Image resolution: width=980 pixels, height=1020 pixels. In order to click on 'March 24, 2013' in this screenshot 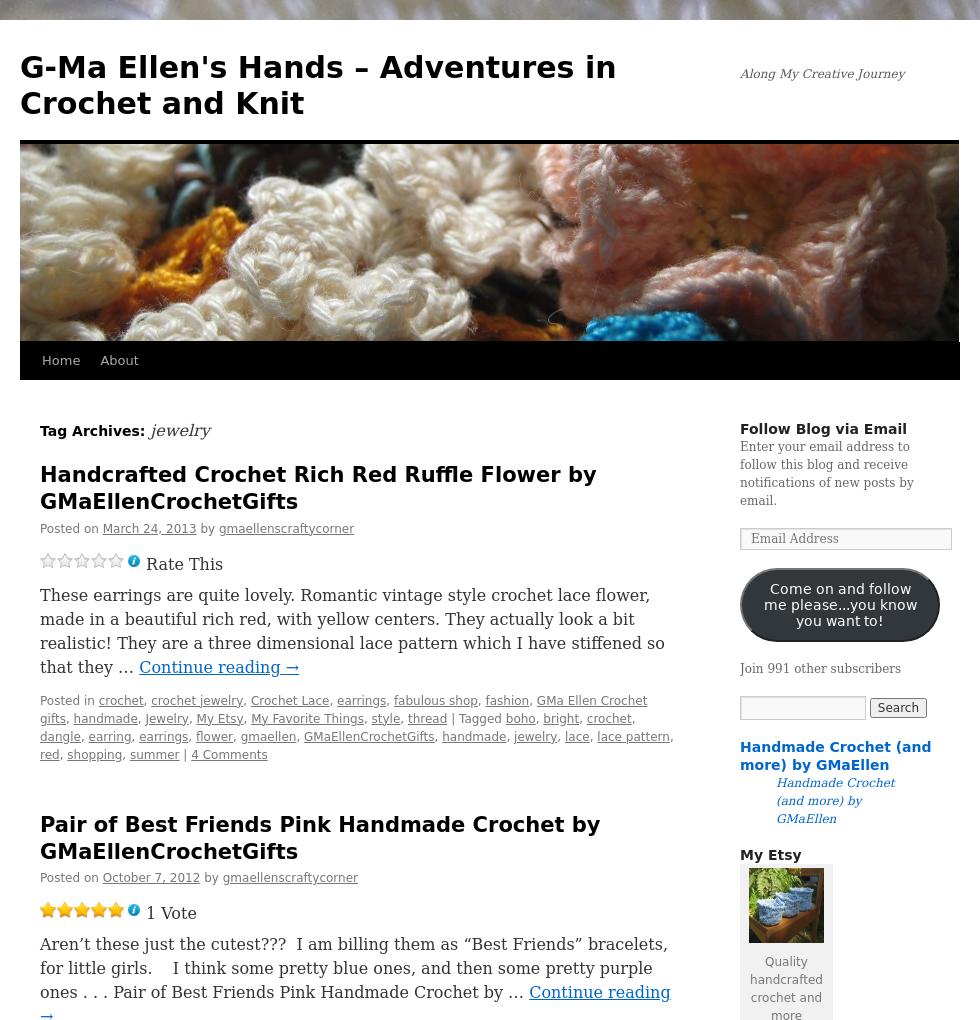, I will do `click(148, 526)`.